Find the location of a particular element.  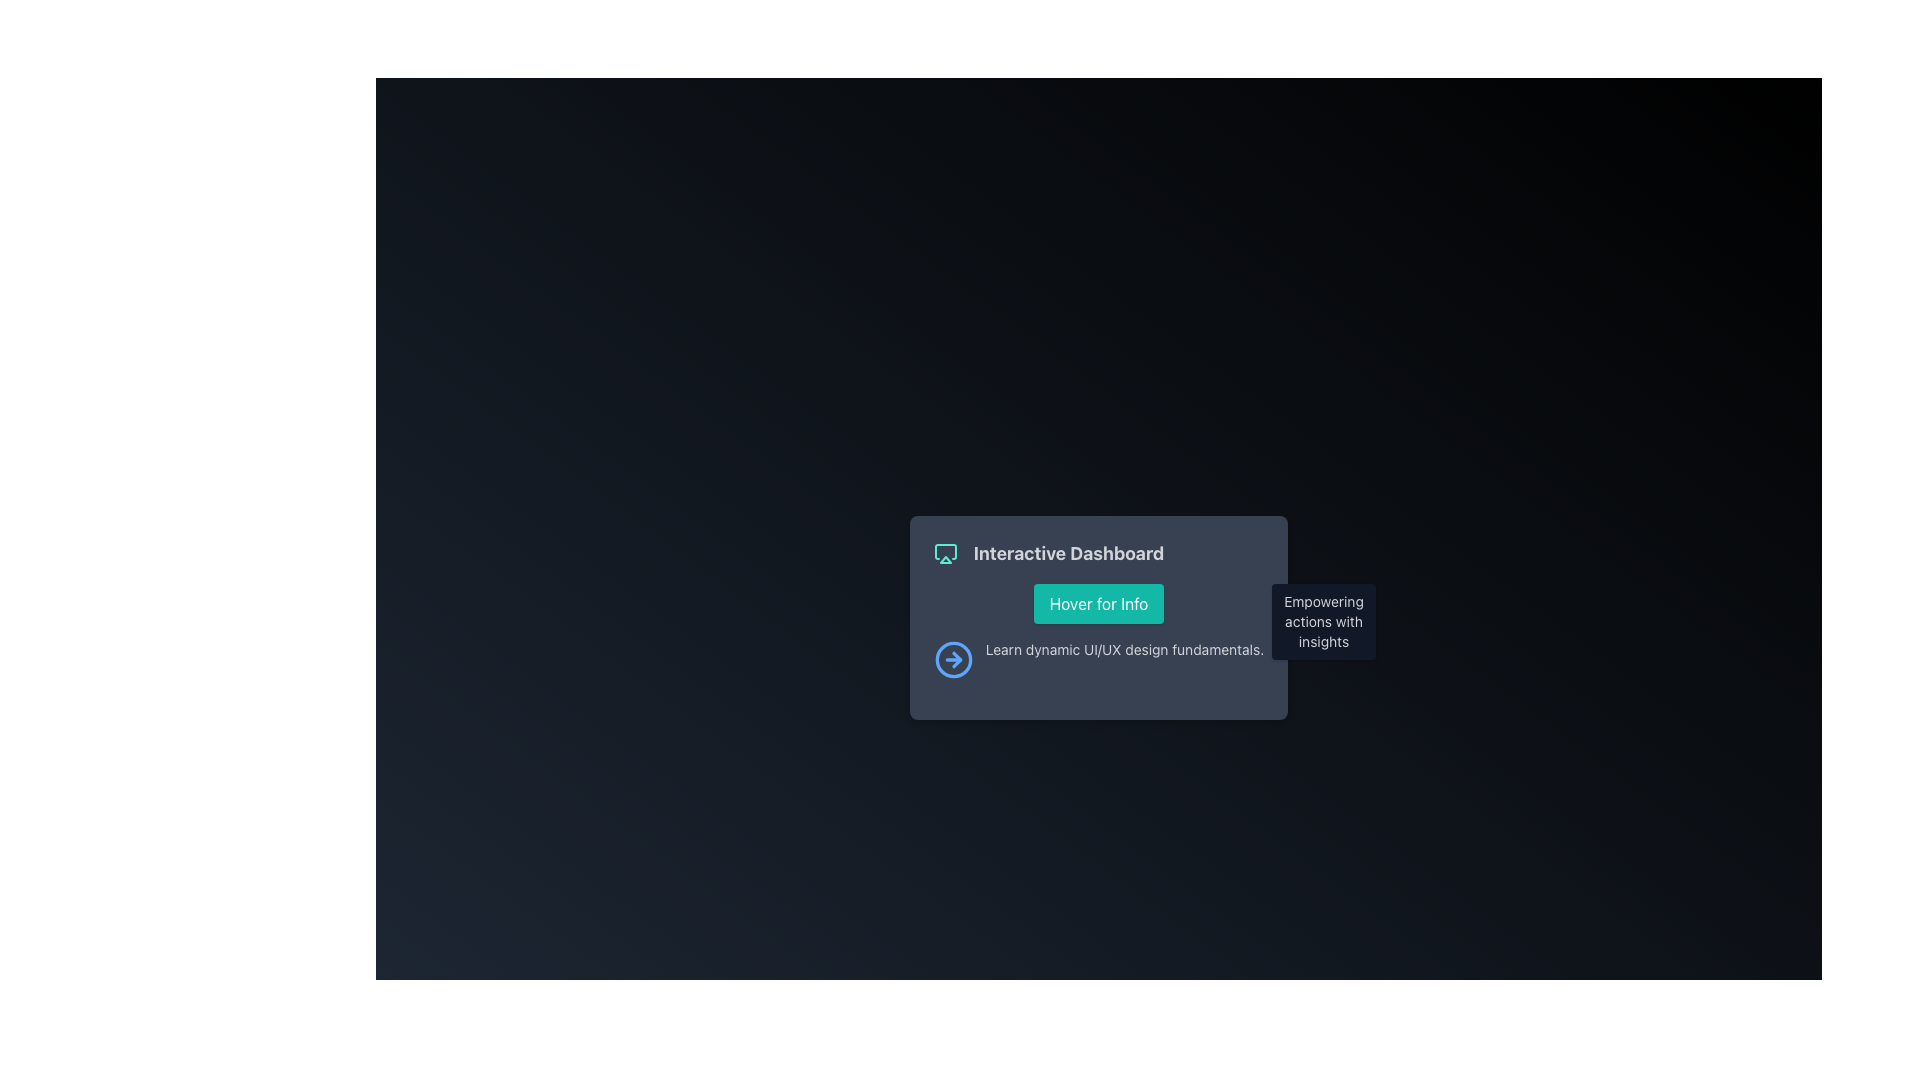

the static label or text display that provides an overview of UI/UX design fundamentals, which is located adjacent to a right-arrow icon and below a 'Hover for Info' button is located at coordinates (1124, 659).